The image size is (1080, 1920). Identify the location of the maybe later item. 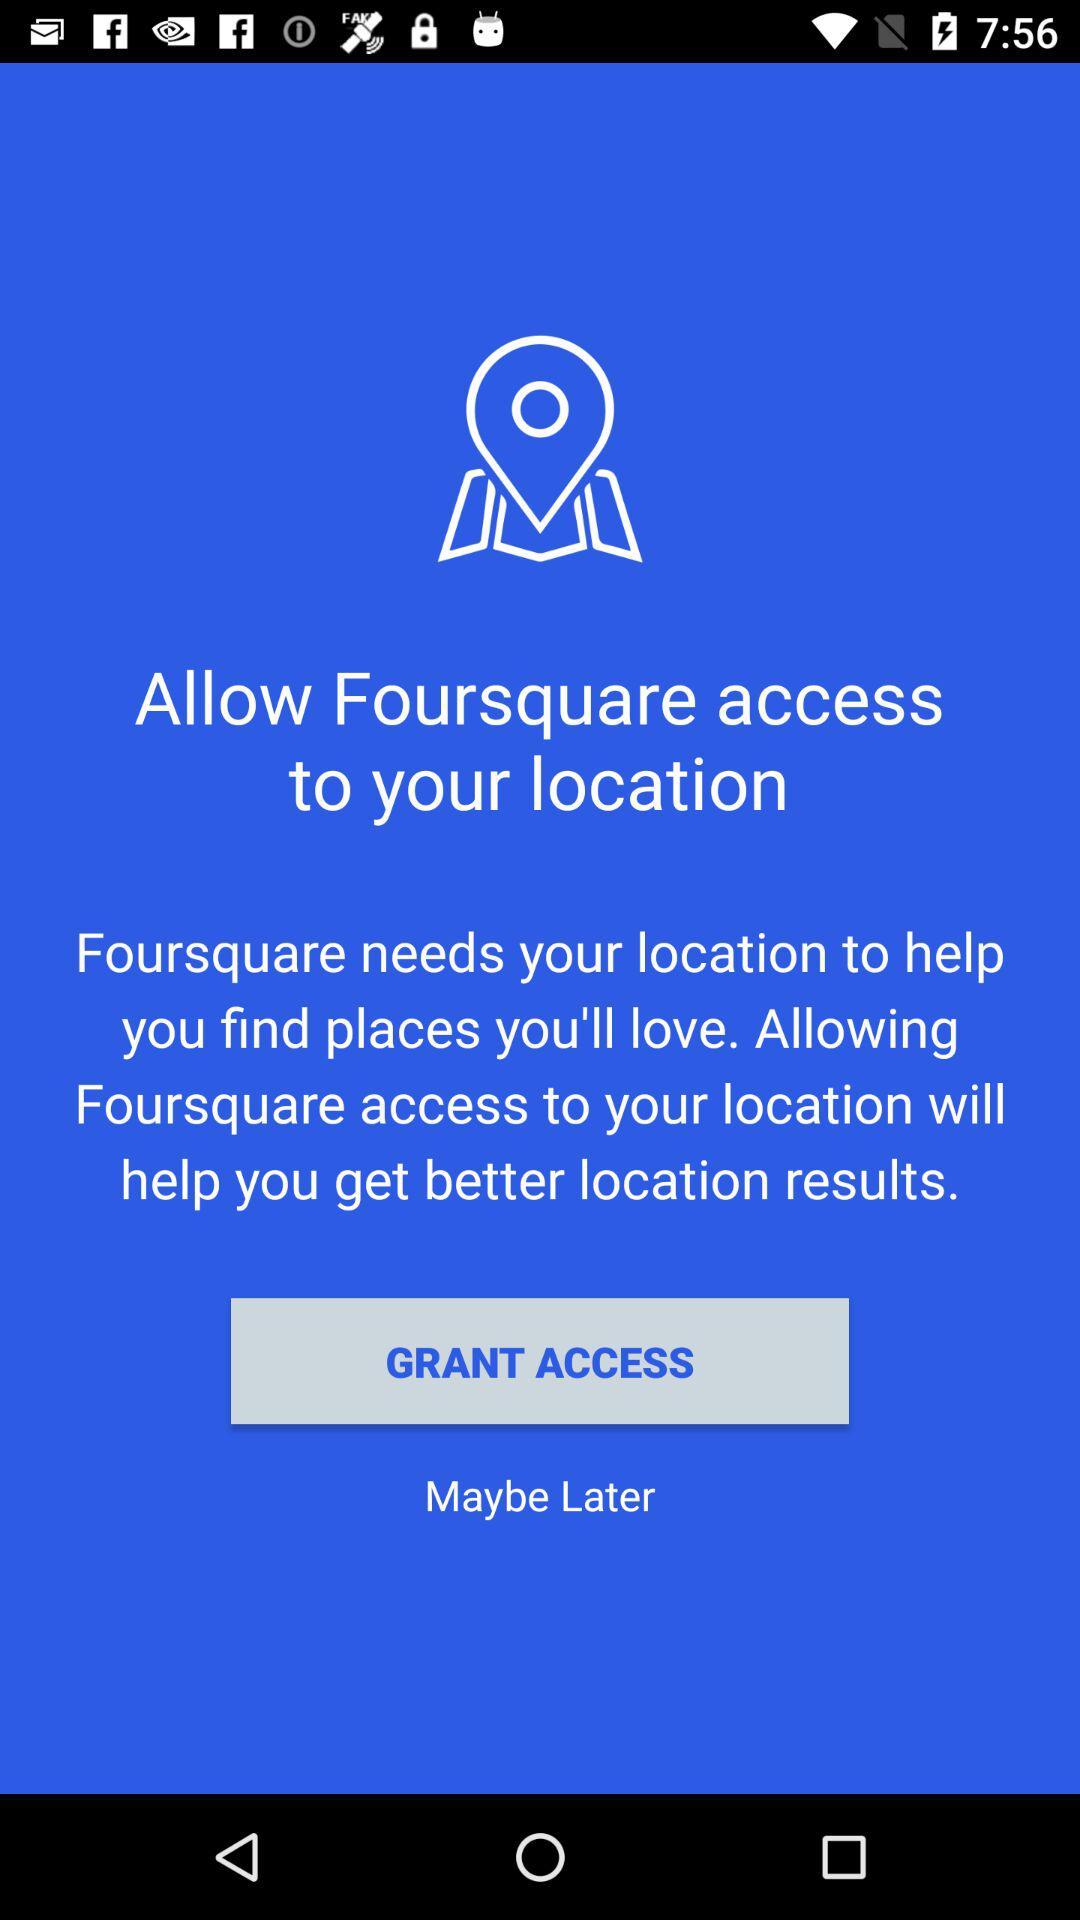
(540, 1494).